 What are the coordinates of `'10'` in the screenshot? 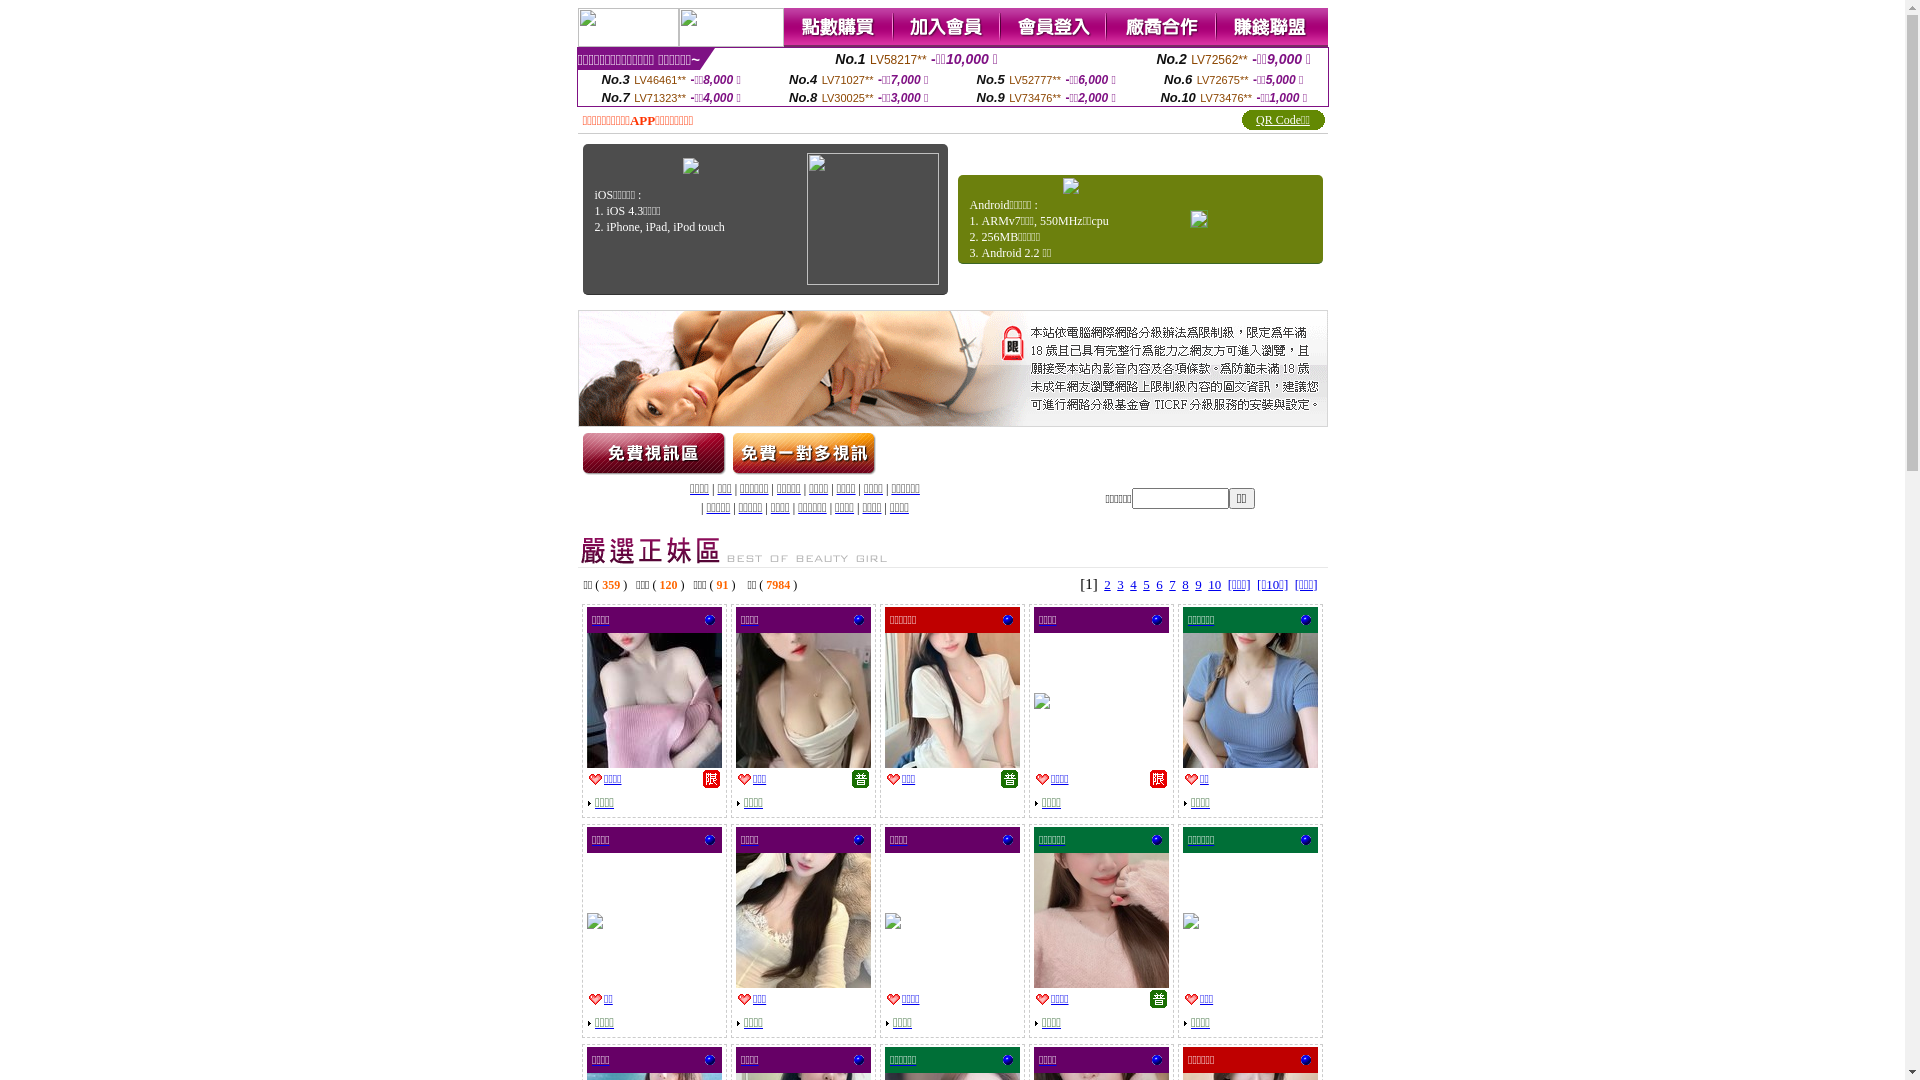 It's located at (1207, 584).